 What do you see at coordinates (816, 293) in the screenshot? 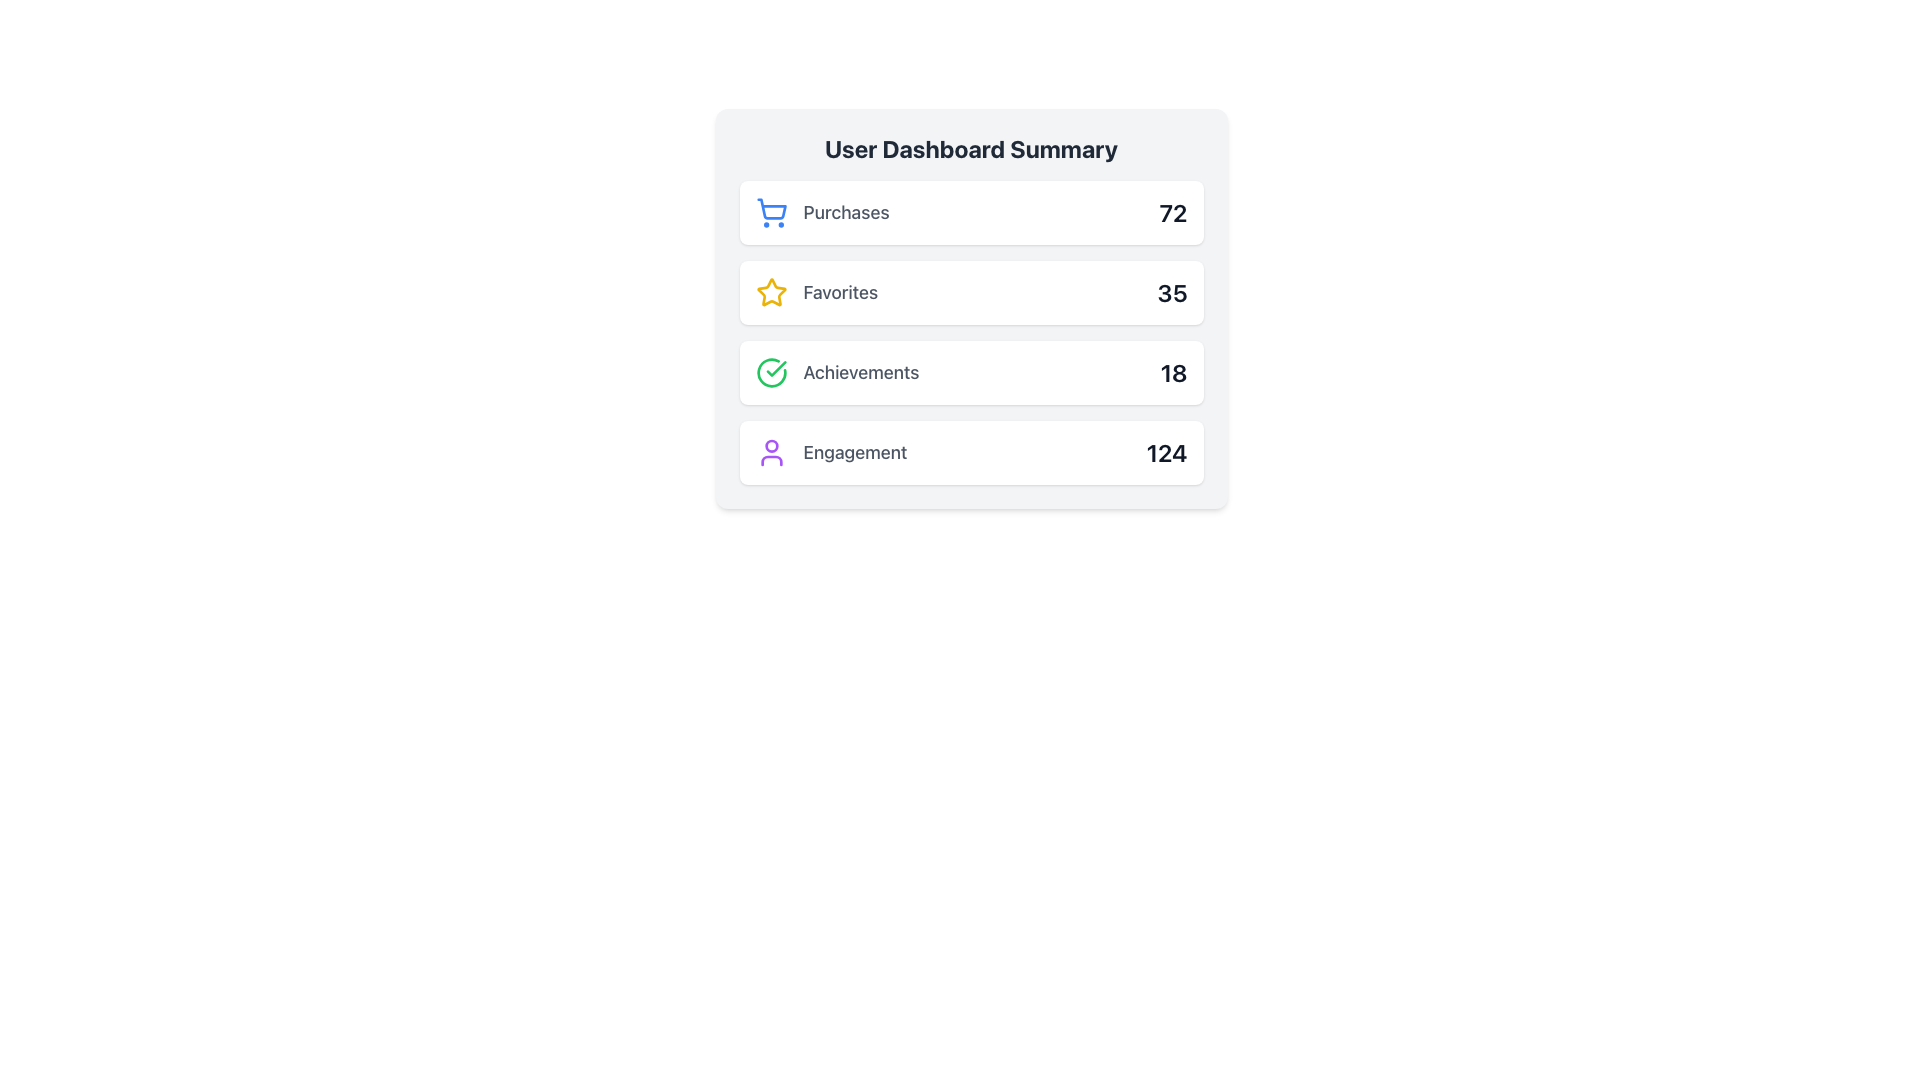
I see `the text label reading 'Favorites' which is styled in medium-sized gray font and located to the right of a yellow star icon in the user dashboard summary interface` at bounding box center [816, 293].